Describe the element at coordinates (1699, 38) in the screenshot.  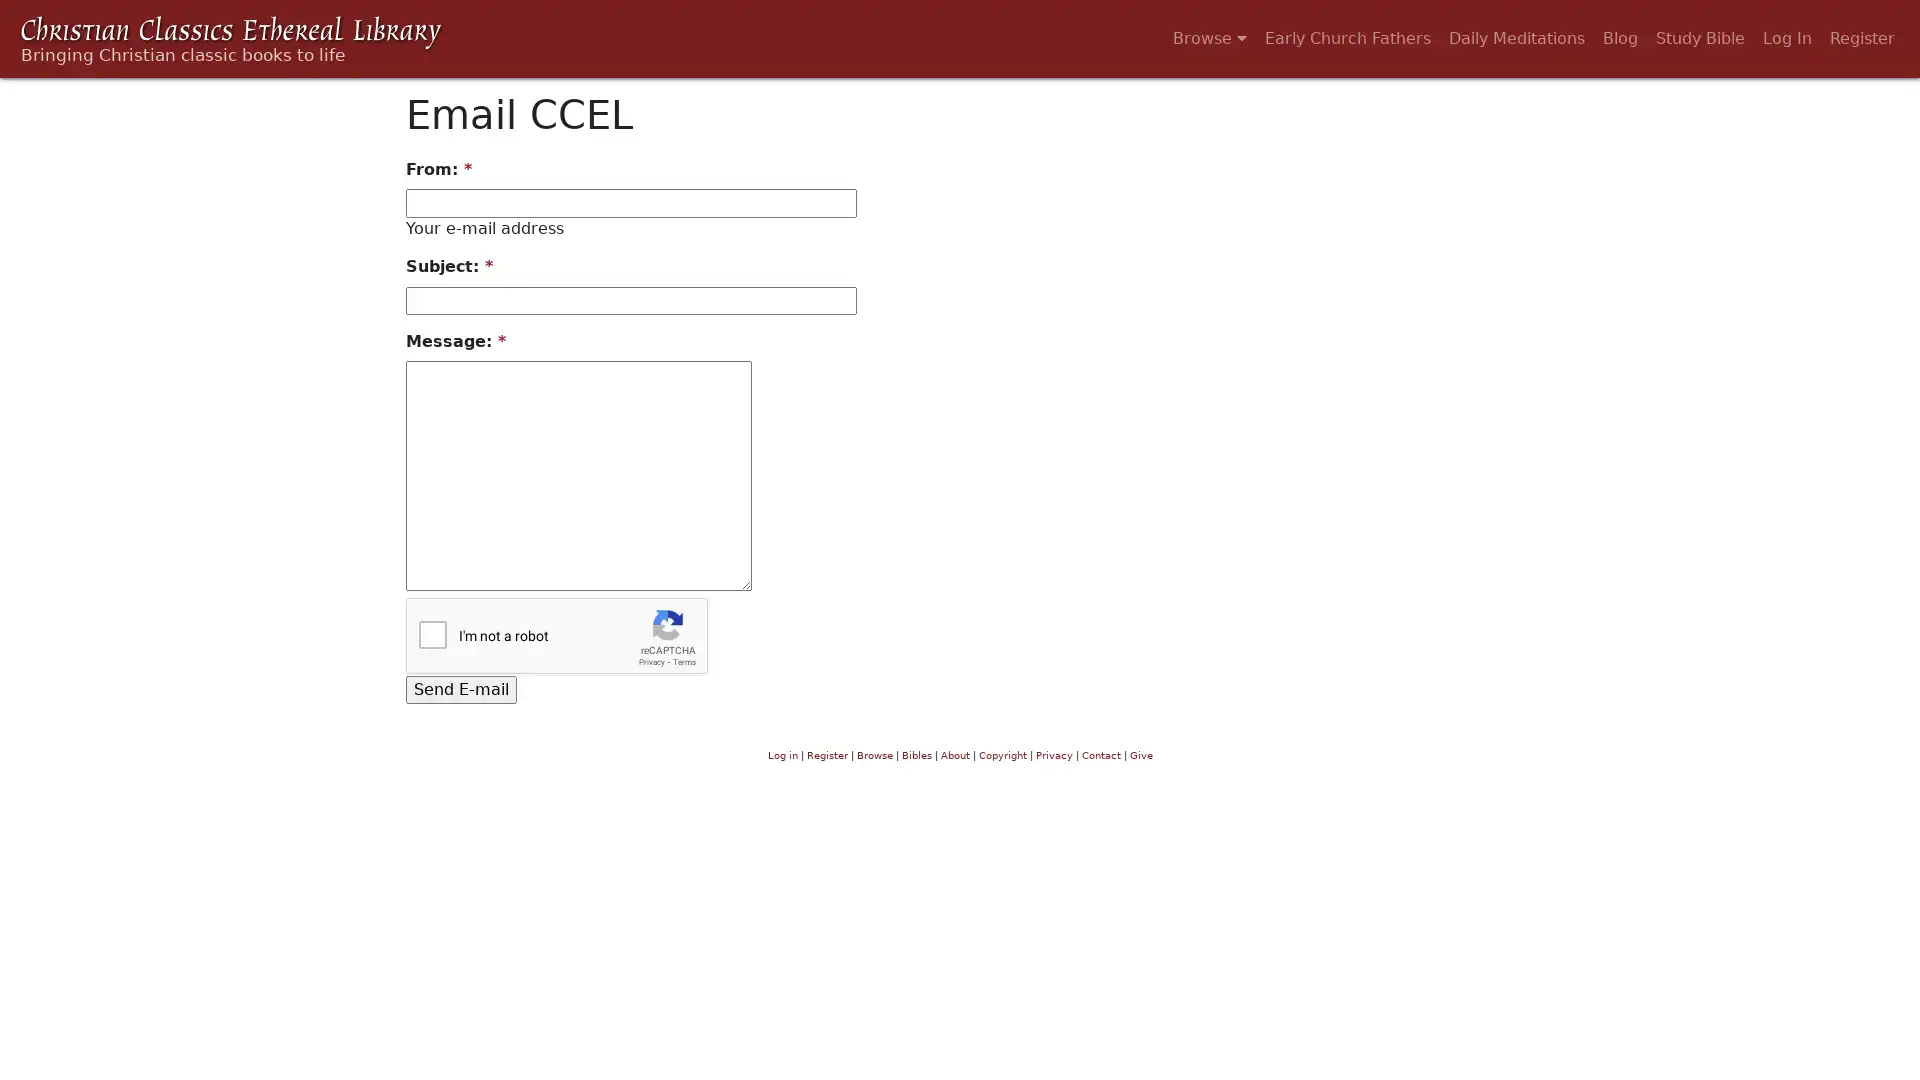
I see `Study Bible` at that location.